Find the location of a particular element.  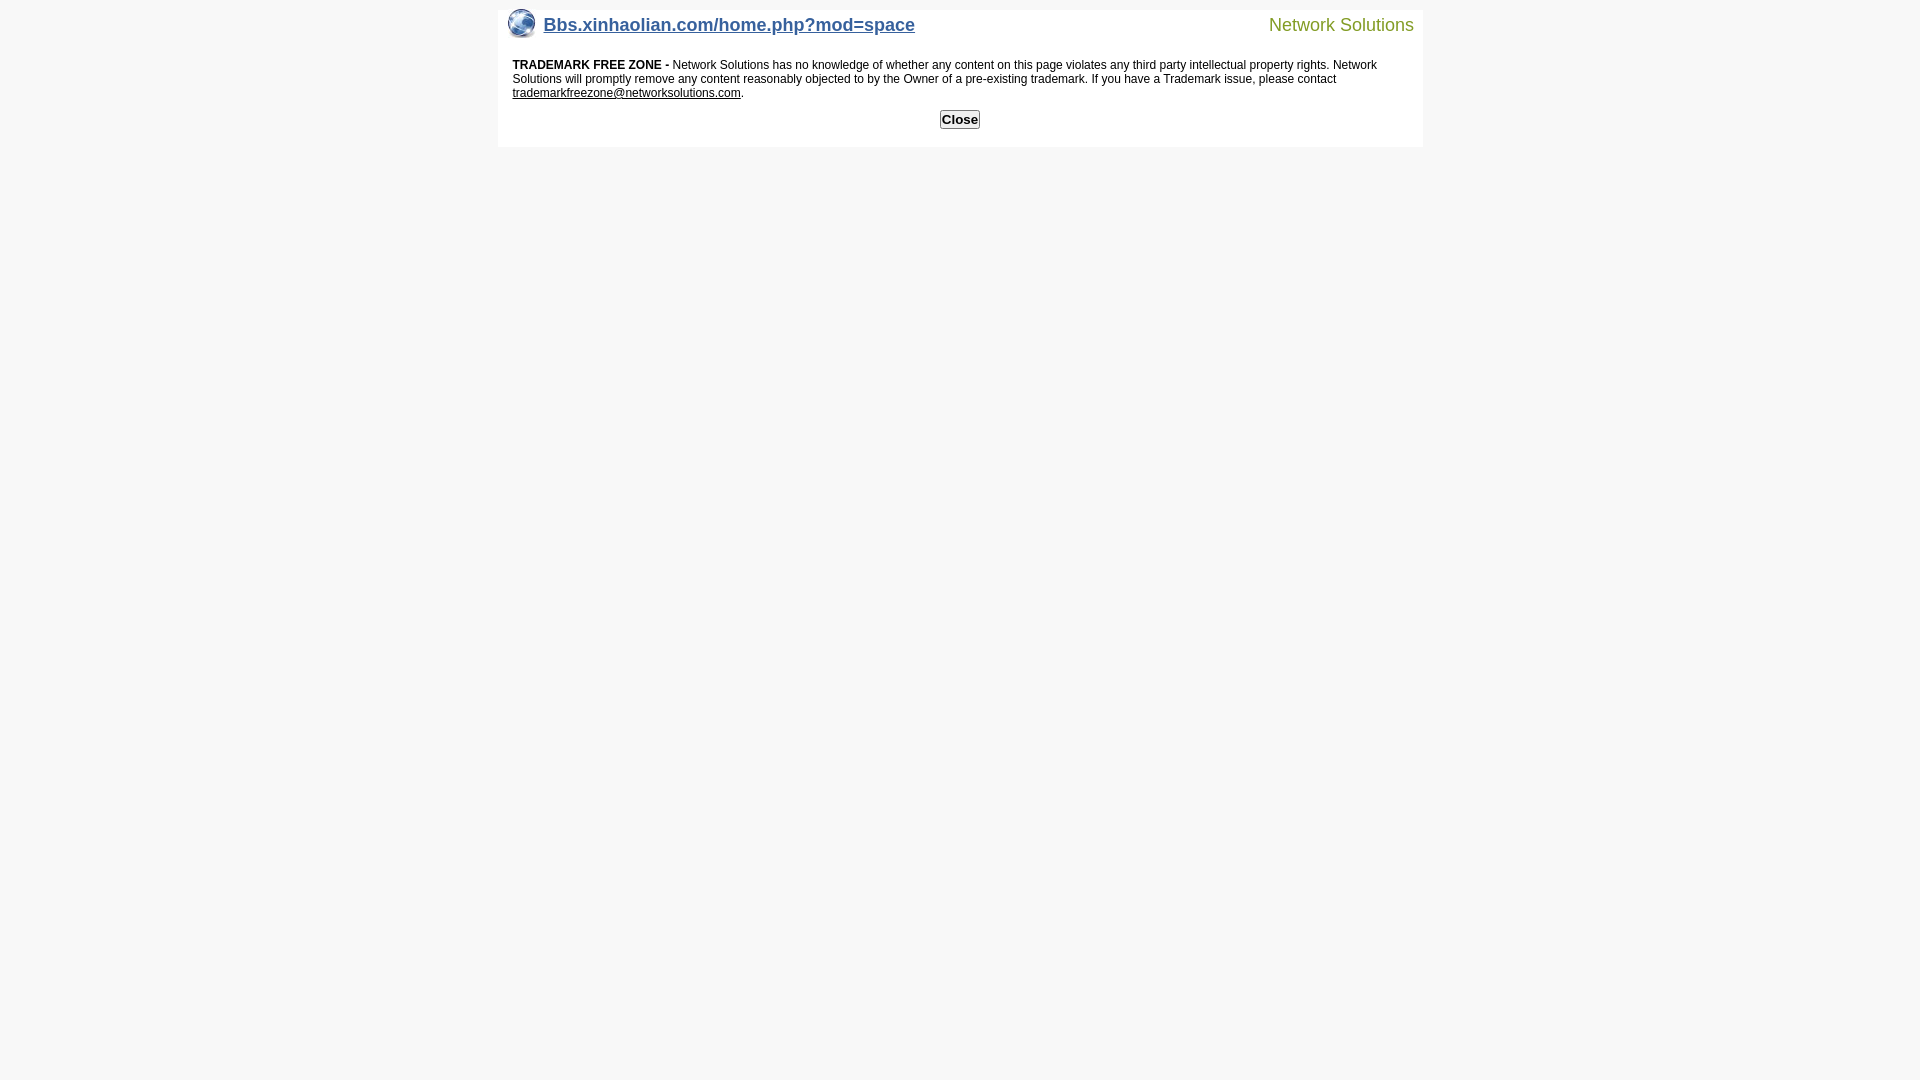

'Close' is located at coordinates (960, 119).